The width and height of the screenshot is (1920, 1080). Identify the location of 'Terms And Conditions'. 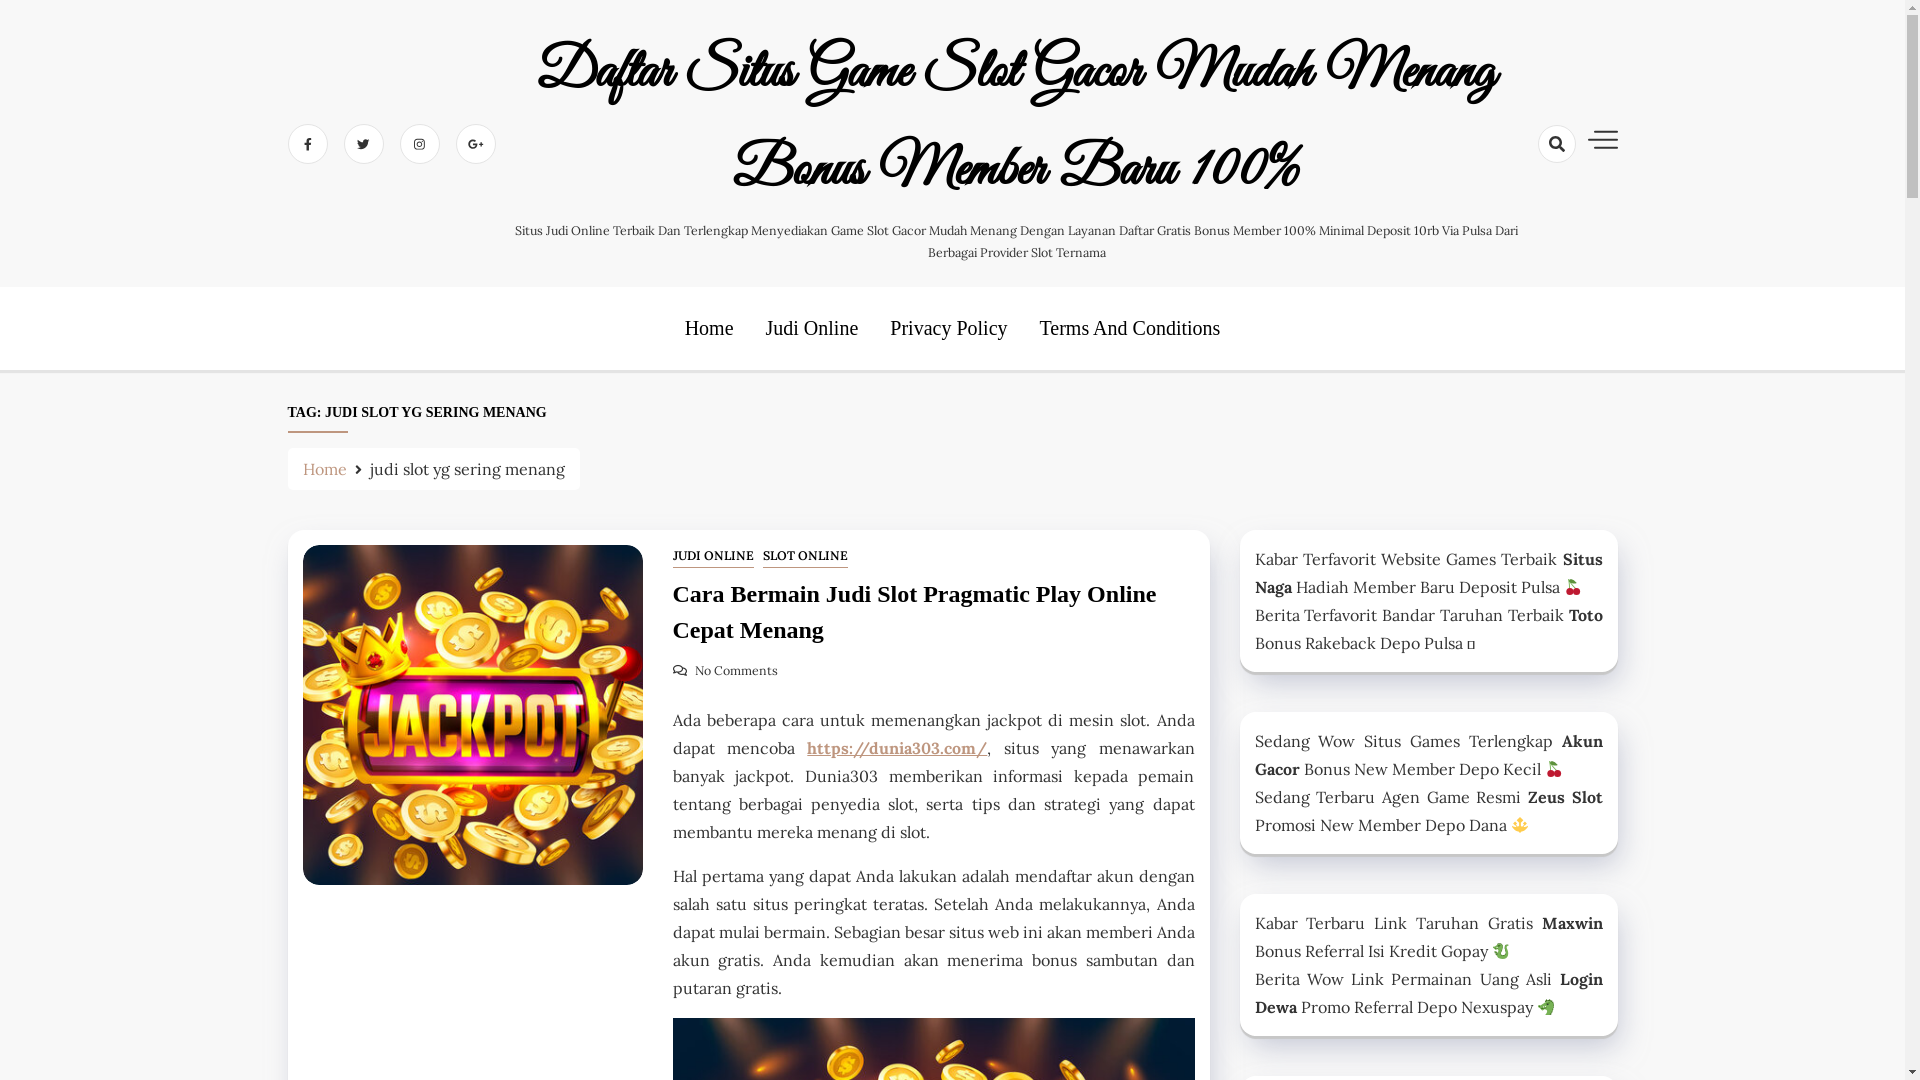
(1040, 327).